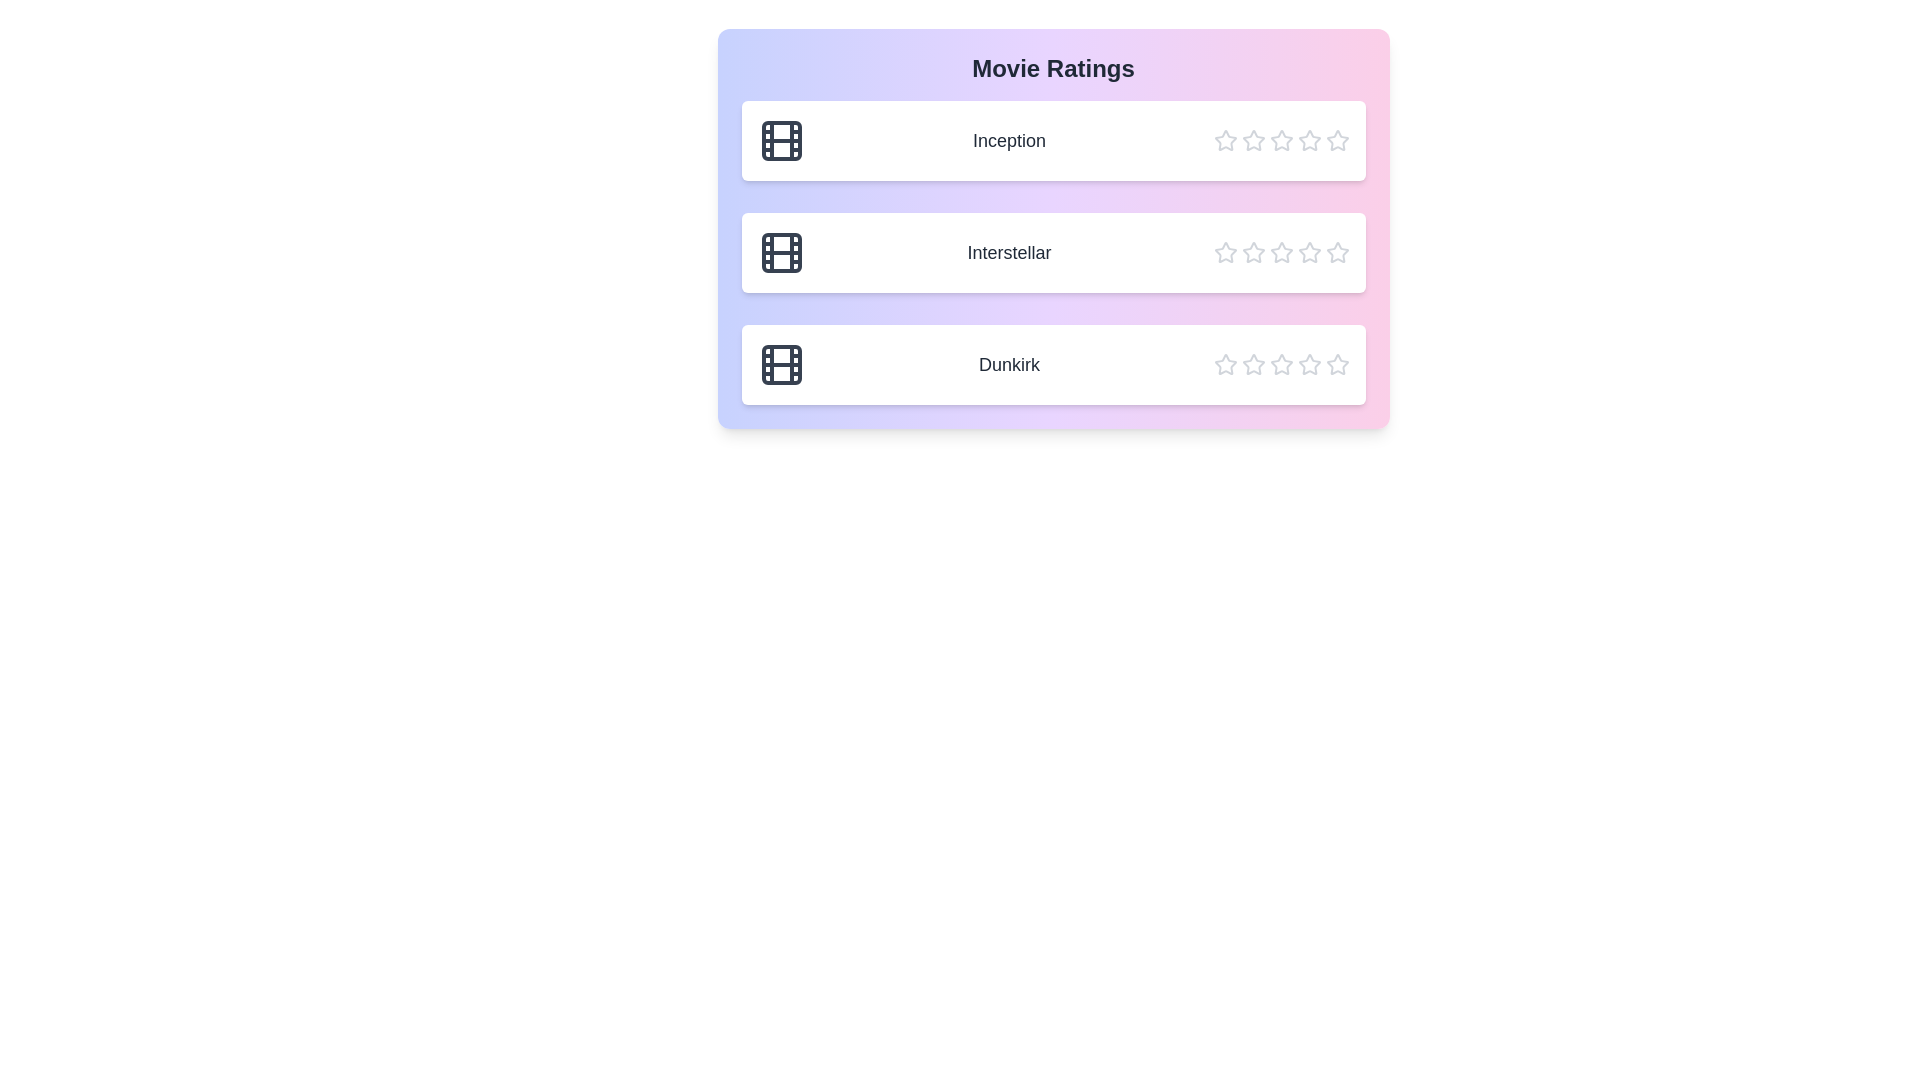  What do you see at coordinates (756, 116) in the screenshot?
I see `the icon next to the movie title to inspect its details` at bounding box center [756, 116].